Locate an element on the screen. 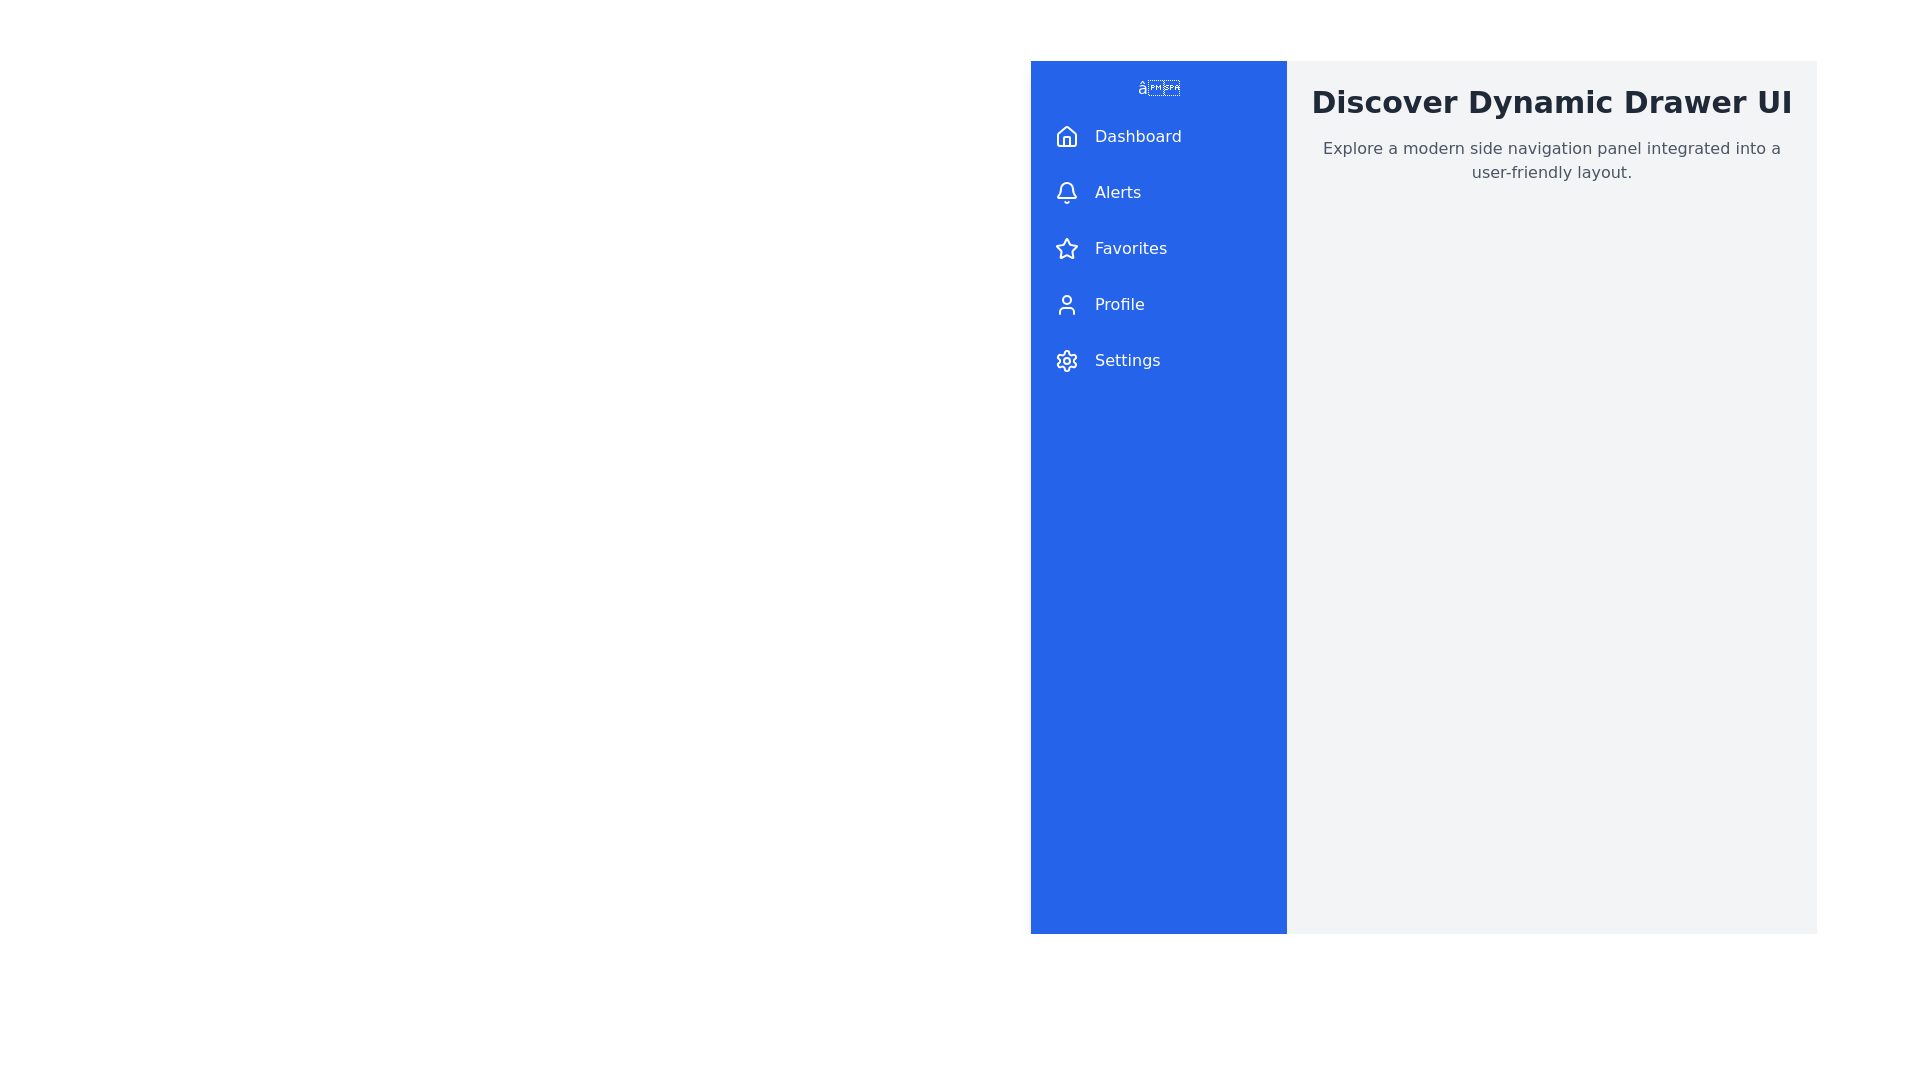 The image size is (1920, 1080). the Text Label that serves as a branding marker for the navigation panel, positioned at the top above navigation options is located at coordinates (1158, 87).